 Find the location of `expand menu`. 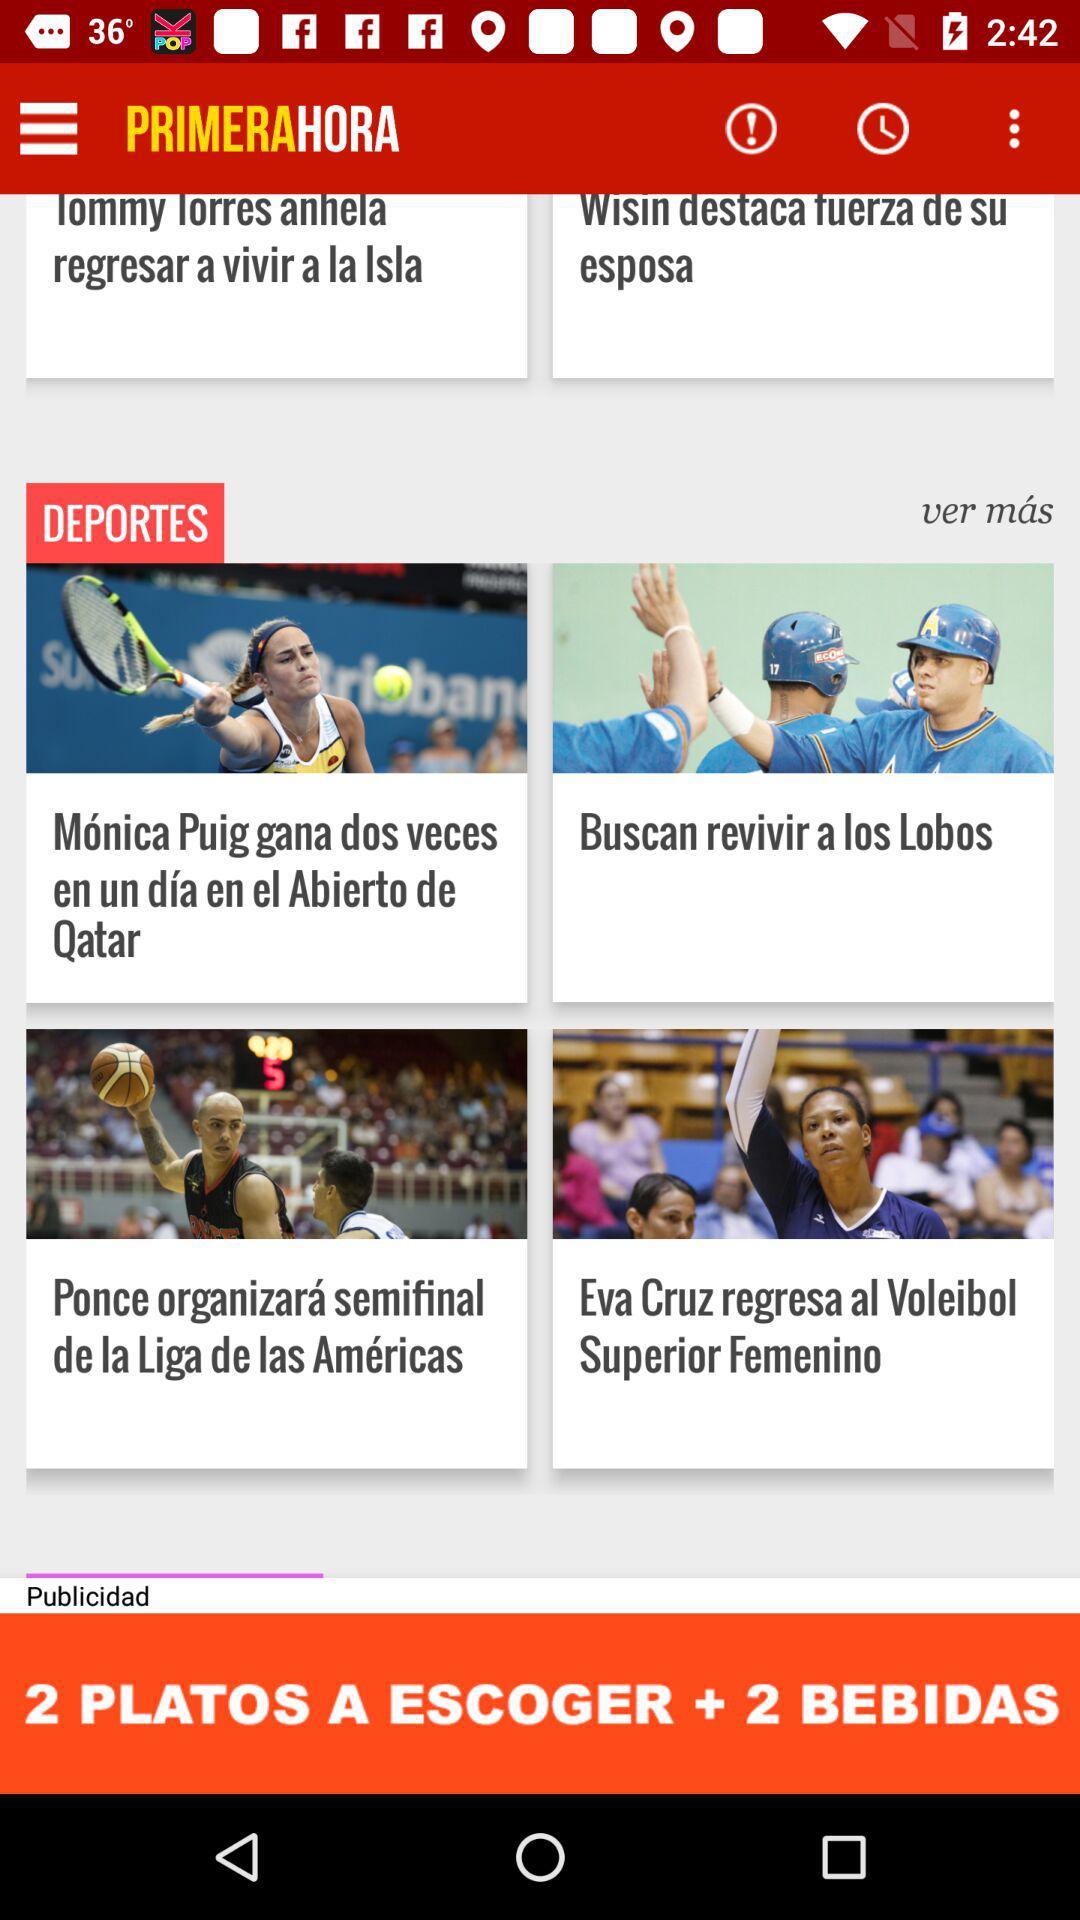

expand menu is located at coordinates (47, 127).